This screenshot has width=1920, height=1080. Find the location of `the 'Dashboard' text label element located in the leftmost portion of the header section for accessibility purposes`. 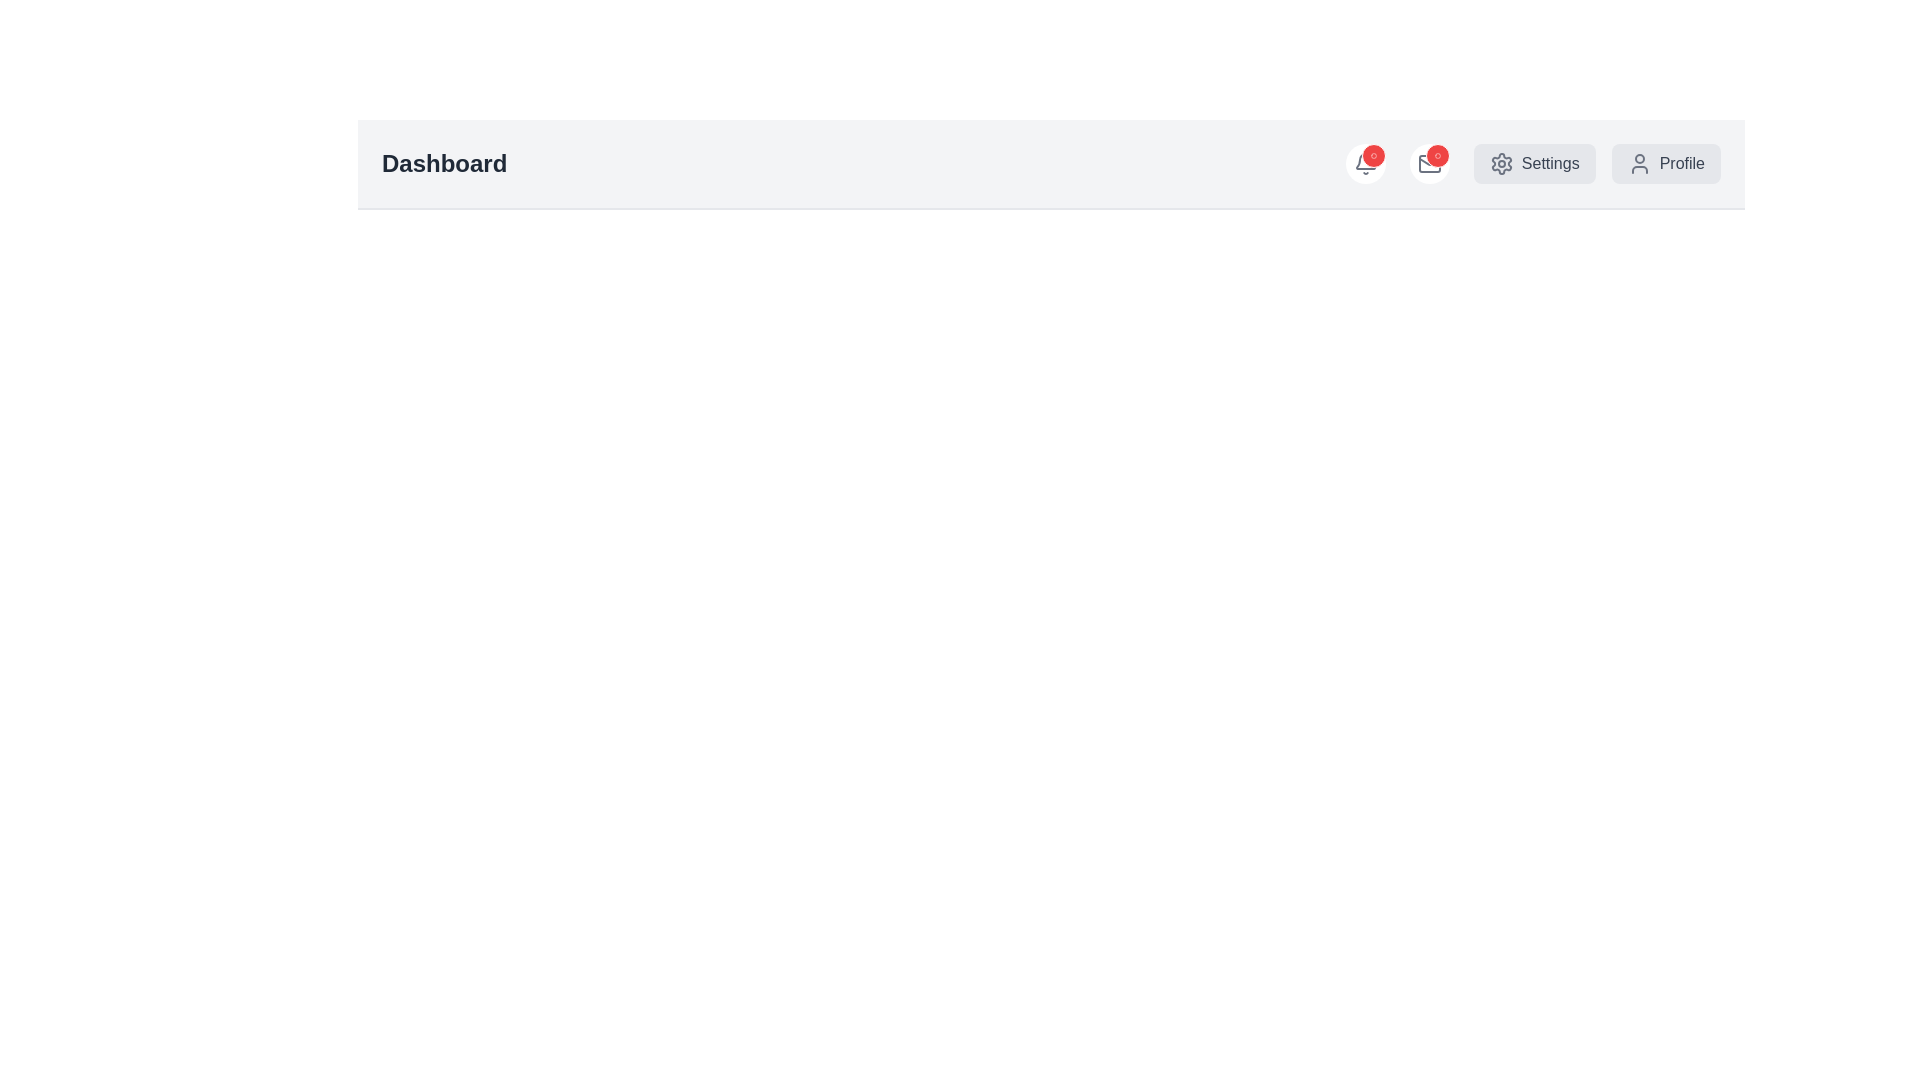

the 'Dashboard' text label element located in the leftmost portion of the header section for accessibility purposes is located at coordinates (443, 163).